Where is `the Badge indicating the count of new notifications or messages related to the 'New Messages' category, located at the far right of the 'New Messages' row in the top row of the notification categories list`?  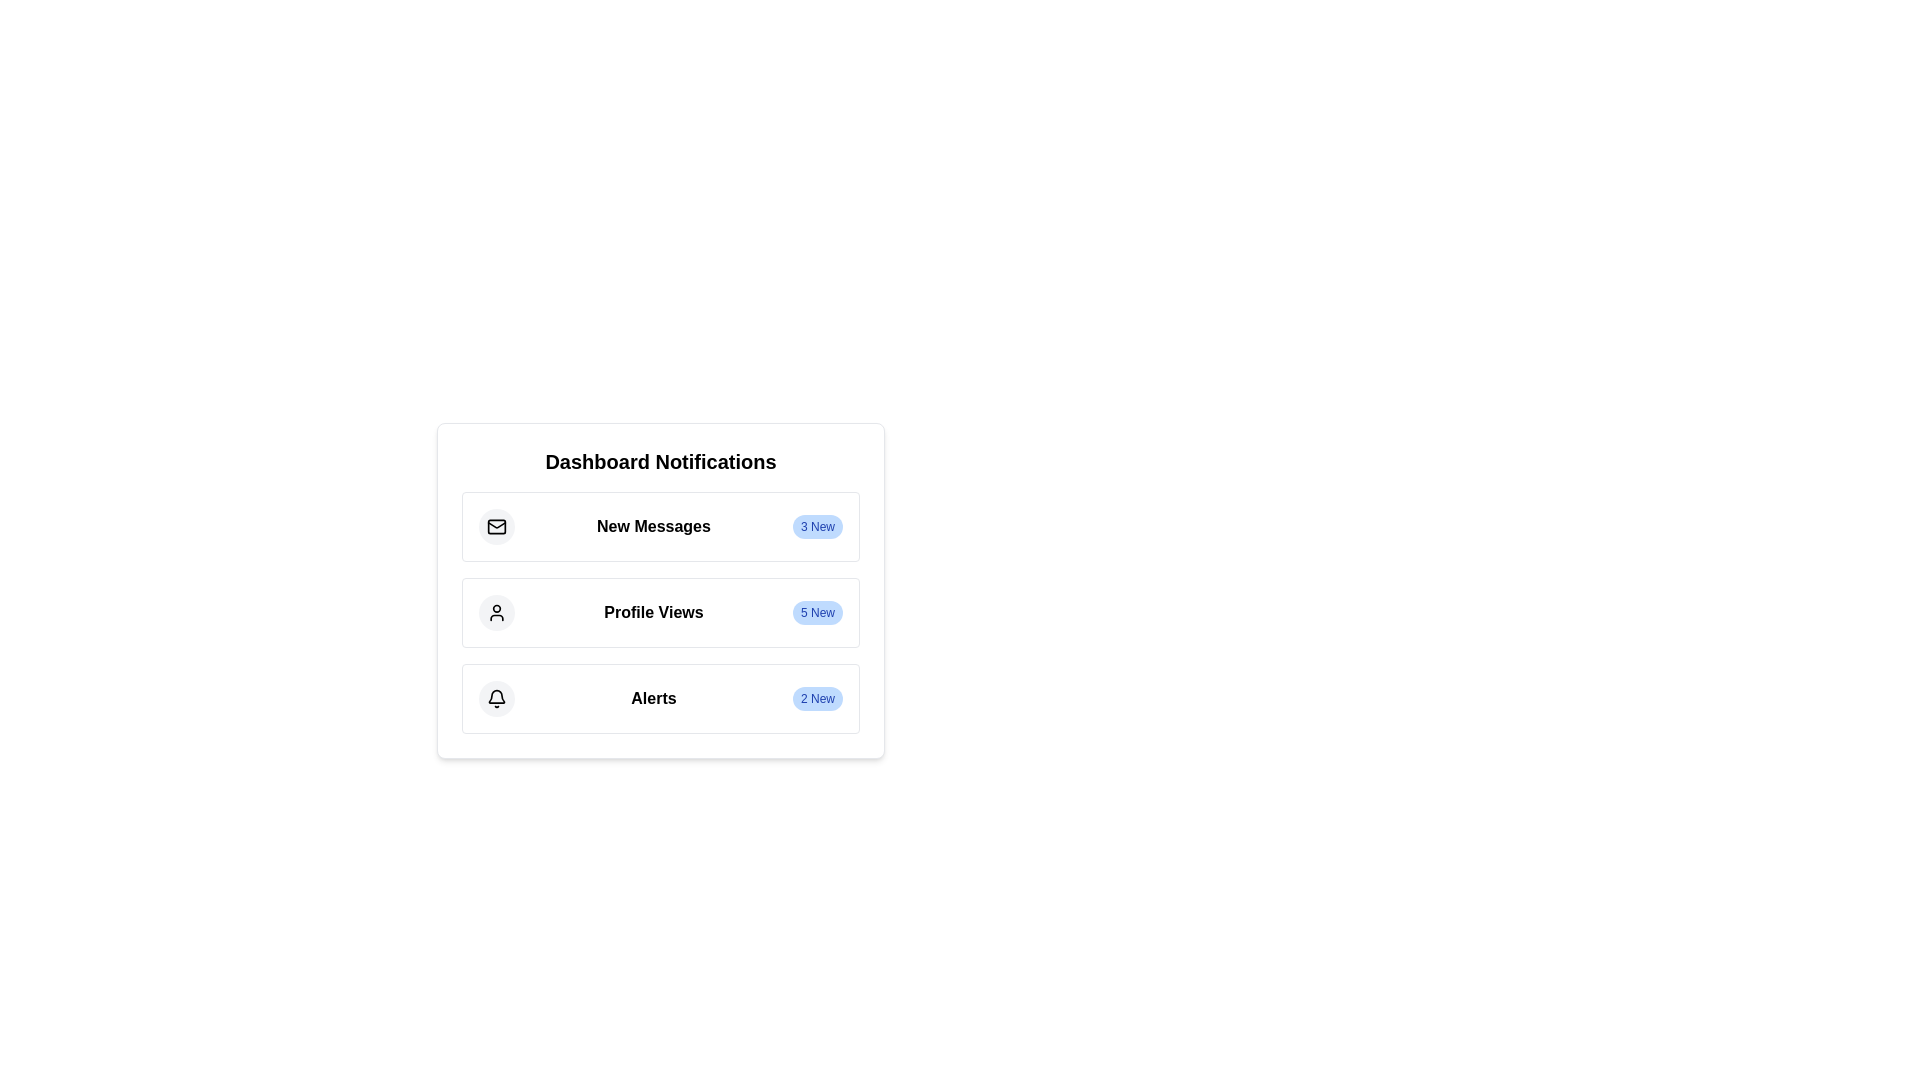 the Badge indicating the count of new notifications or messages related to the 'New Messages' category, located at the far right of the 'New Messages' row in the top row of the notification categories list is located at coordinates (817, 526).